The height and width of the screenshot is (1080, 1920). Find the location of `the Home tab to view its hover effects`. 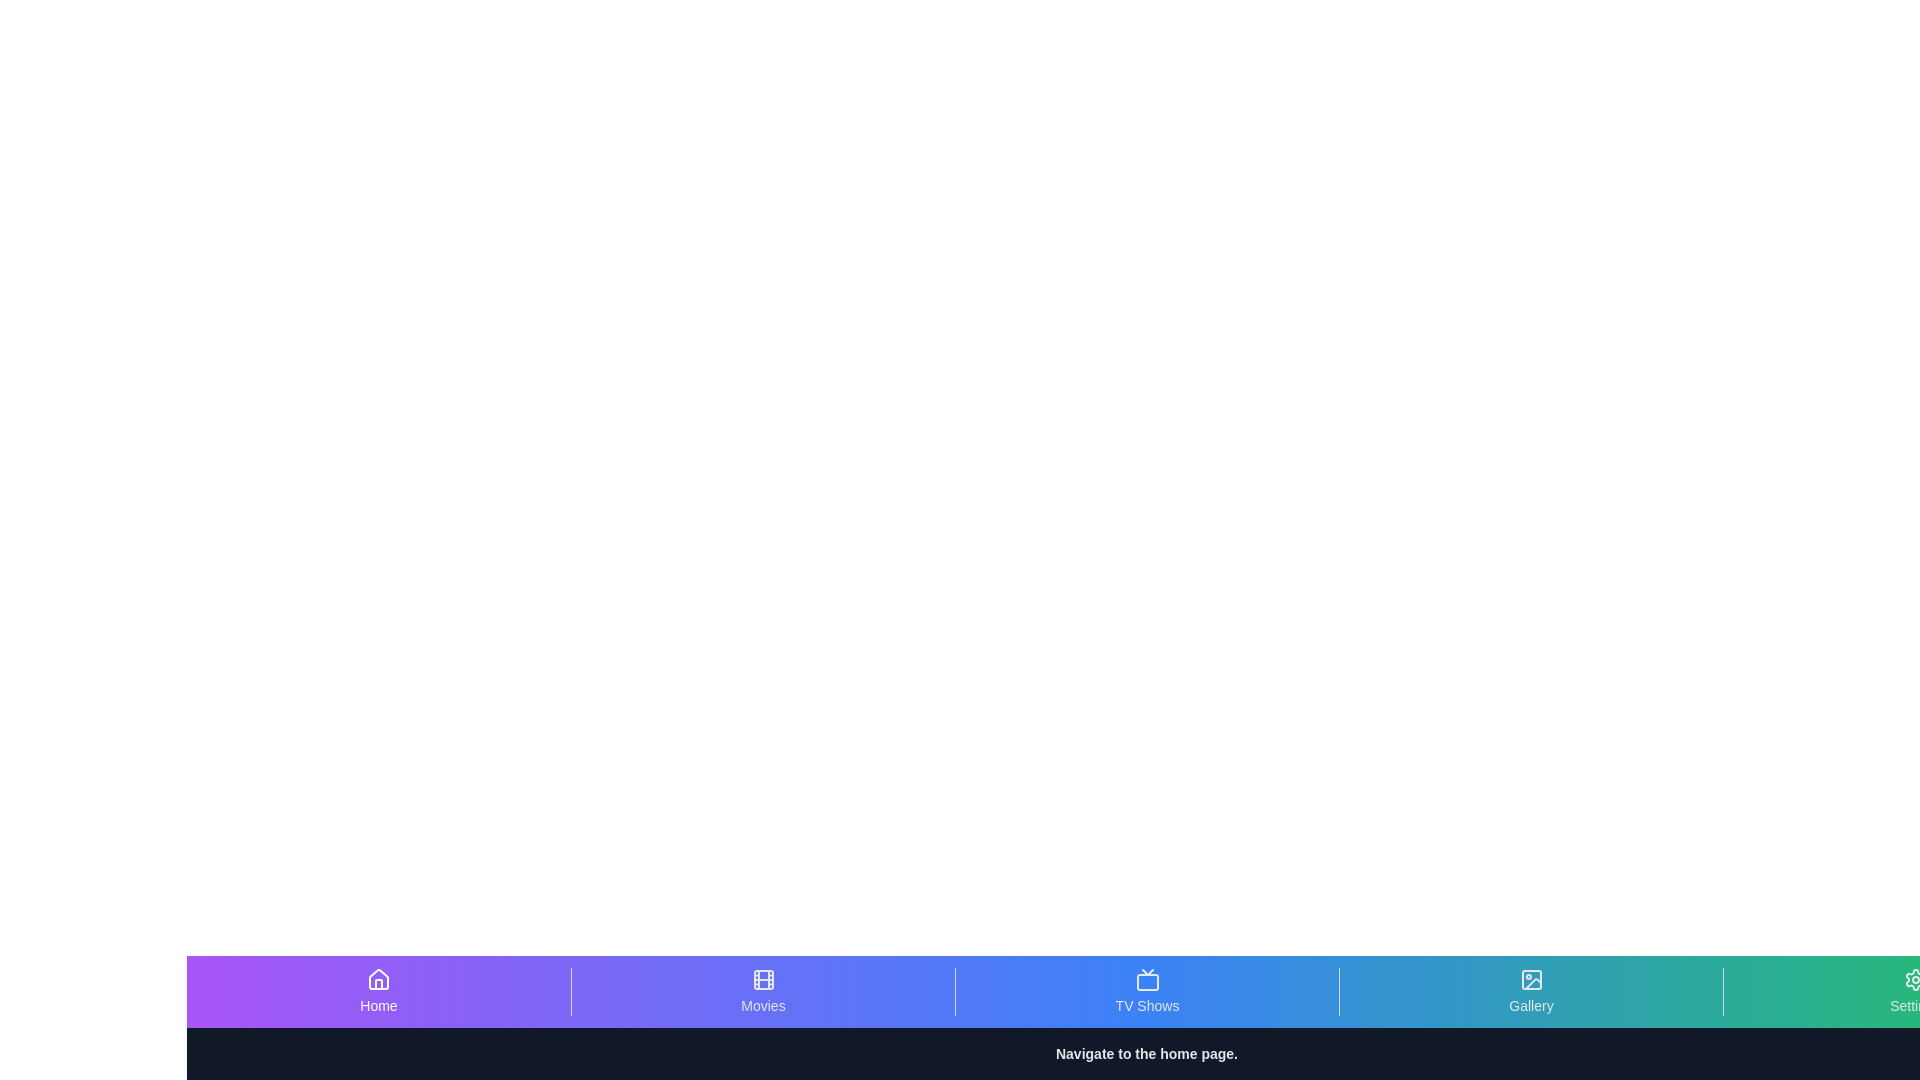

the Home tab to view its hover effects is located at coordinates (379, 991).